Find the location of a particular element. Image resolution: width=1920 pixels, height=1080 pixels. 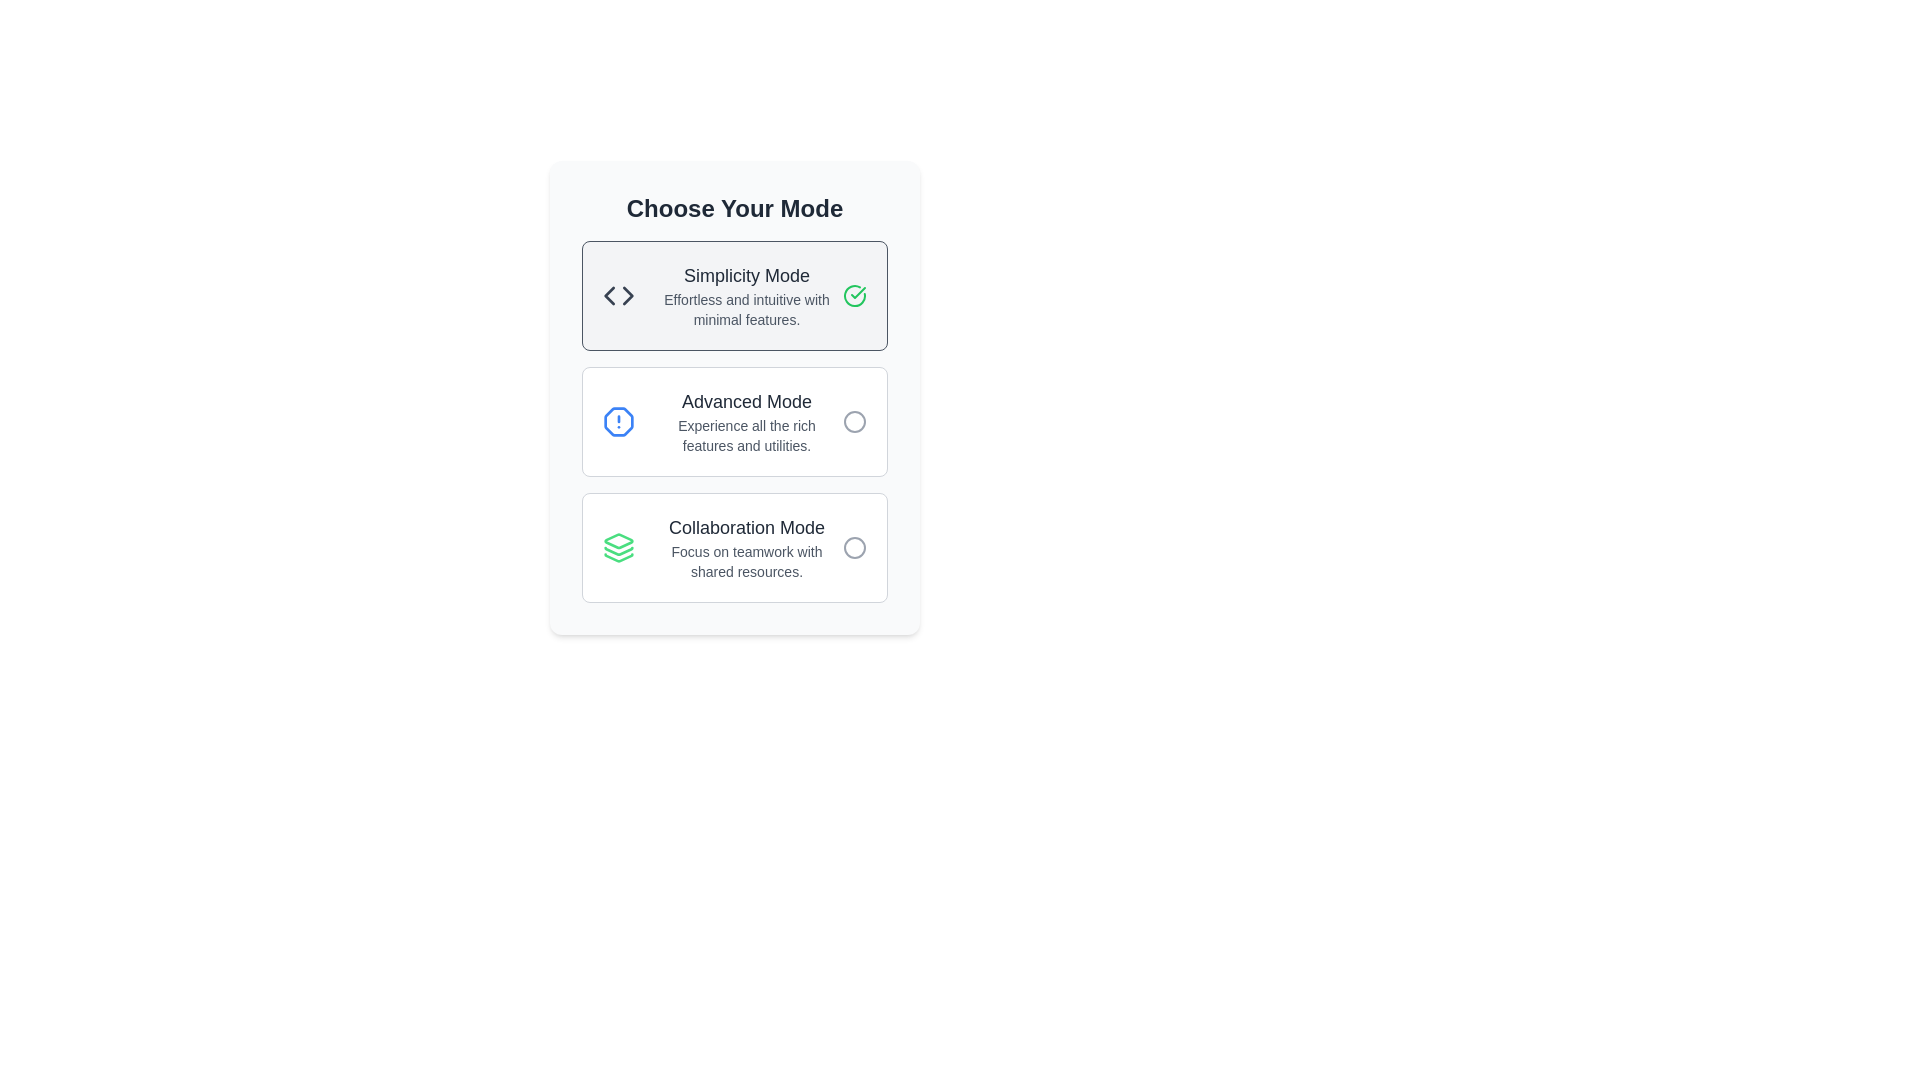

the selectable option for 'Collaboration Mode' located under 'Choose Your Mode' is located at coordinates (746, 547).